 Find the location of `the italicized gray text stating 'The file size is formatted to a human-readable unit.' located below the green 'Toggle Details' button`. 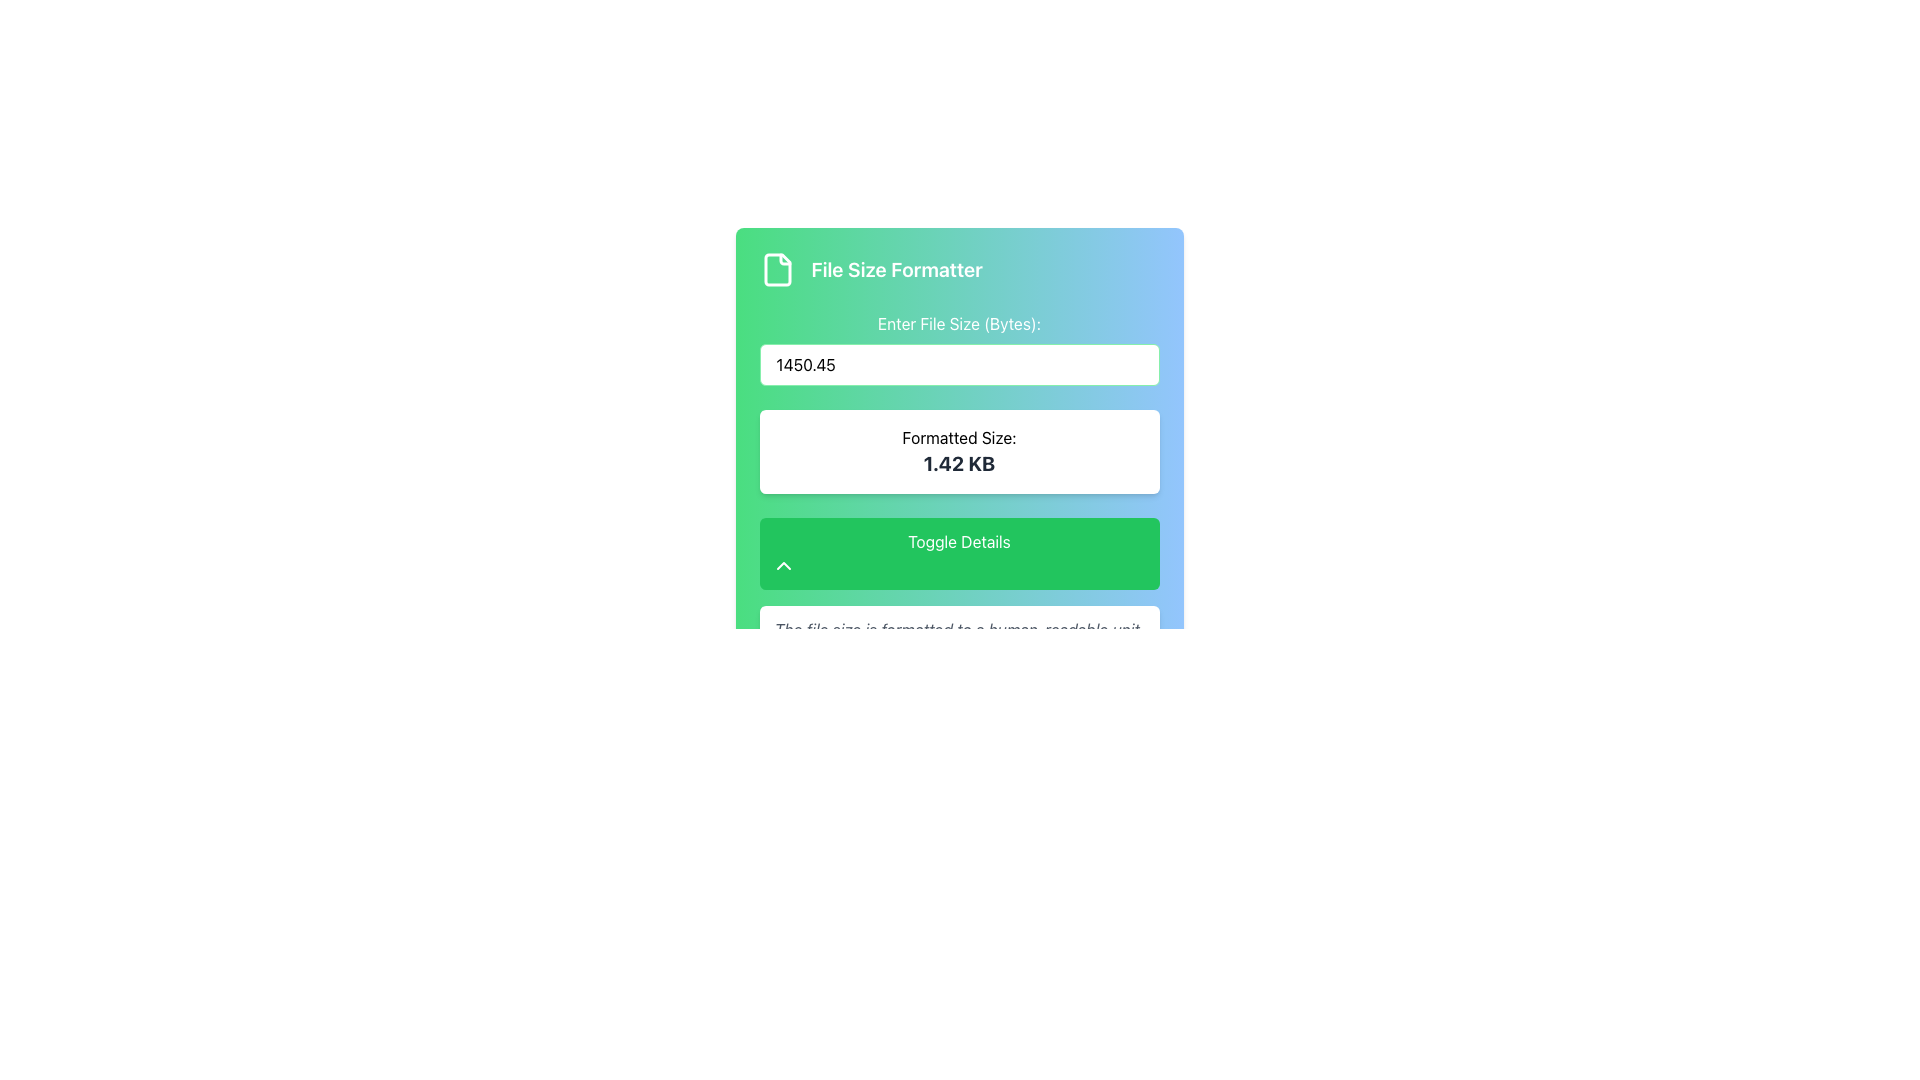

the italicized gray text stating 'The file size is formatted to a human-readable unit.' located below the green 'Toggle Details' button is located at coordinates (958, 628).